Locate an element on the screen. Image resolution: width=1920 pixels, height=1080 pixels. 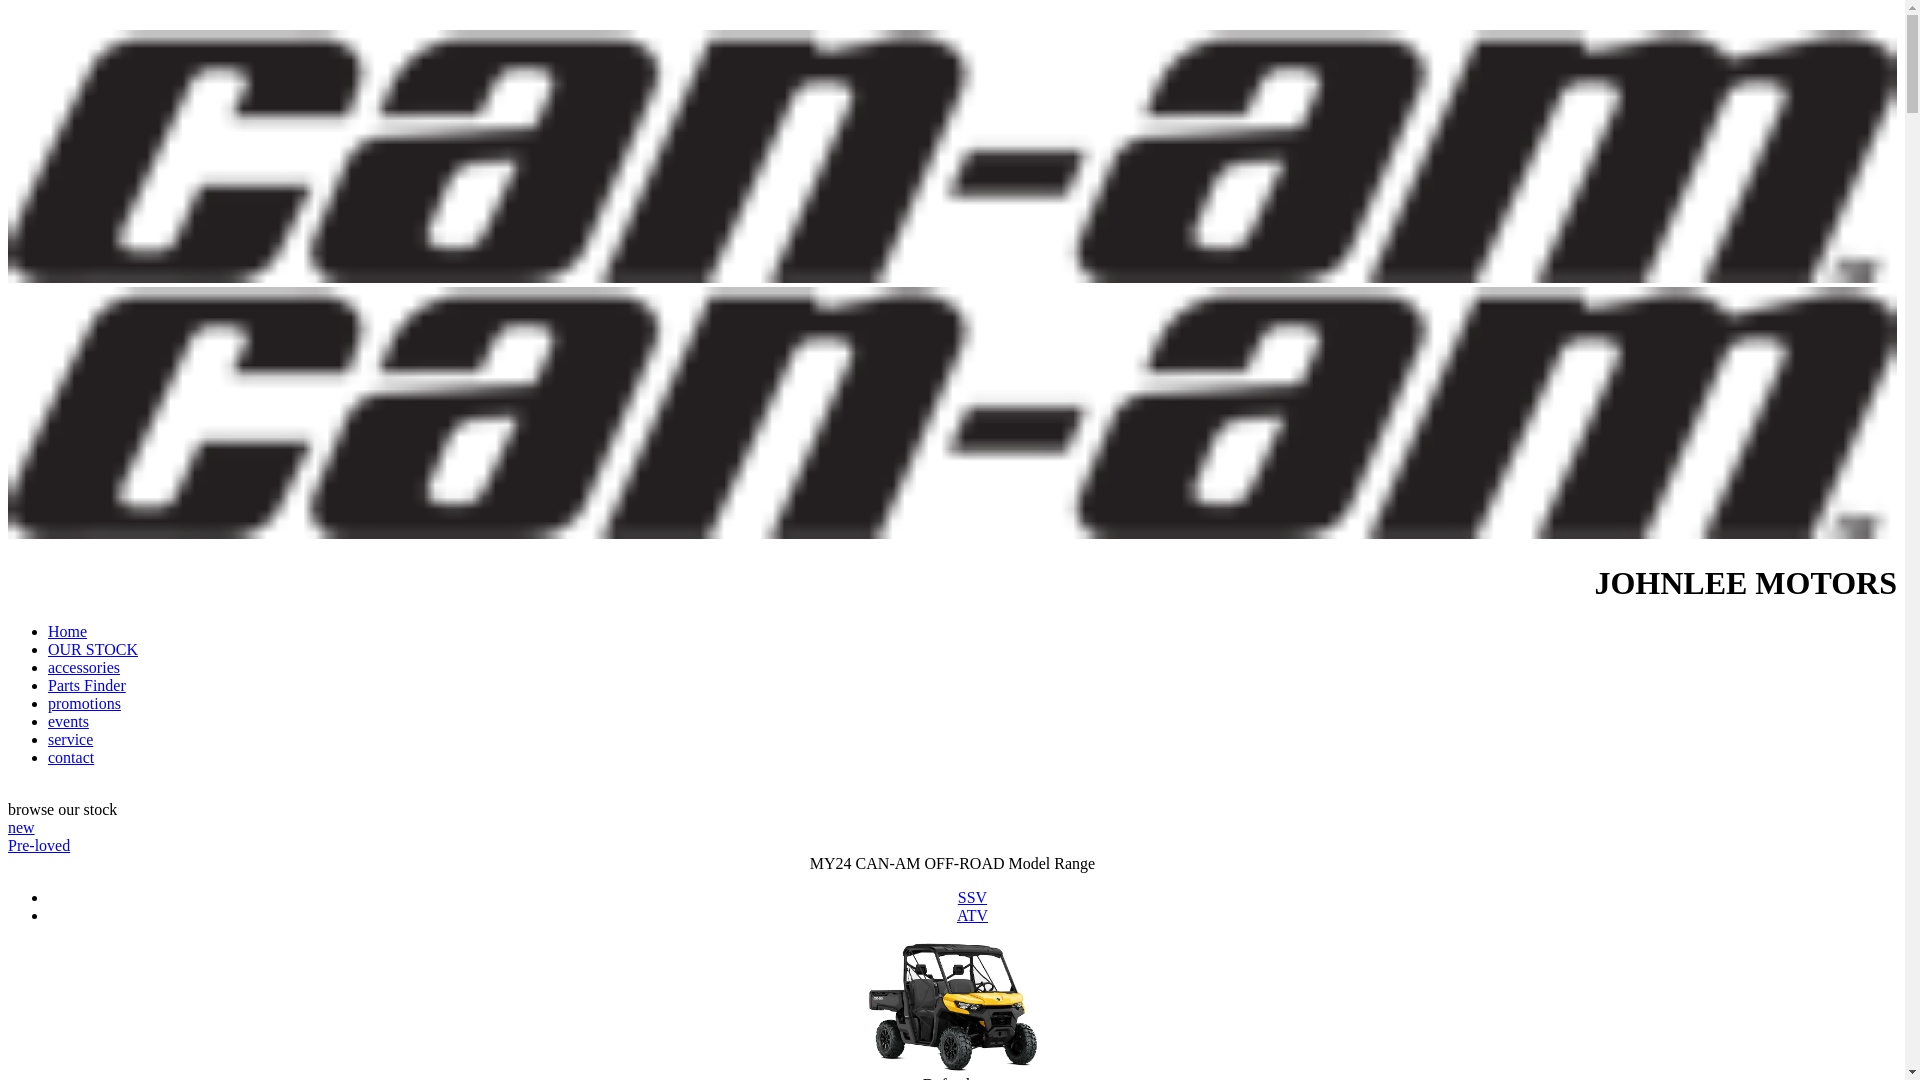
'Home' is located at coordinates (67, 631).